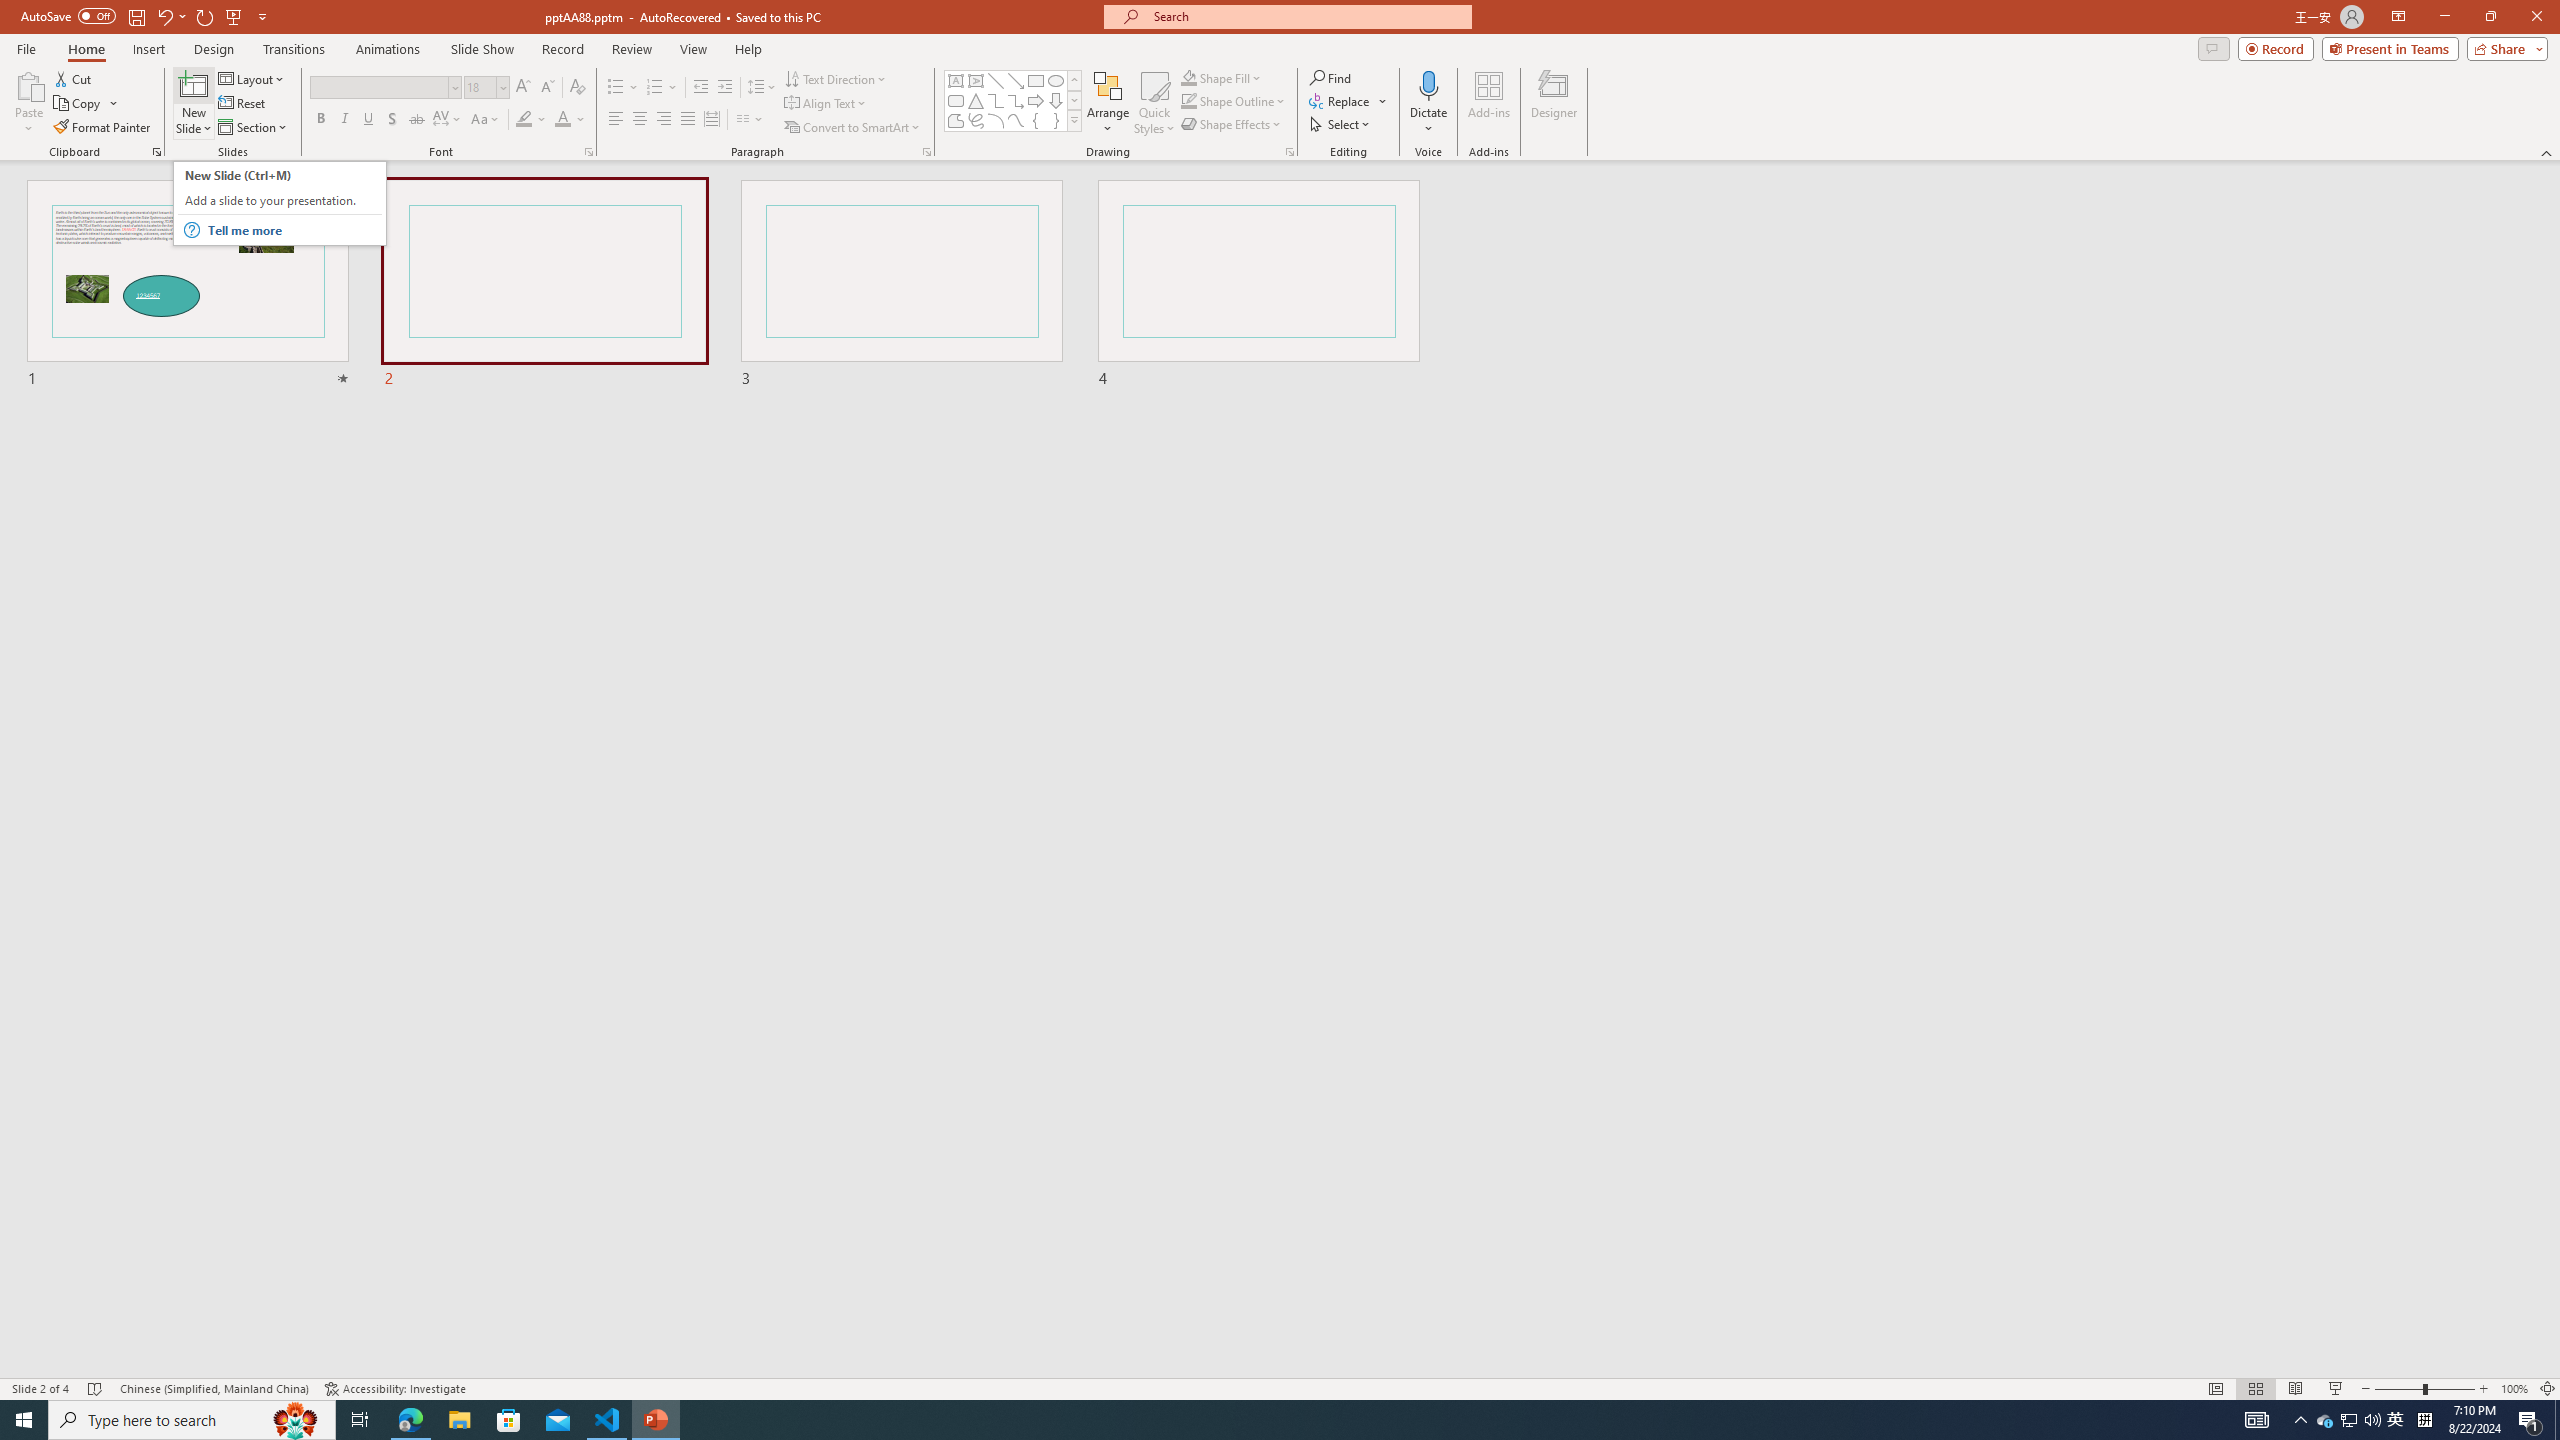 Image resolution: width=2560 pixels, height=1440 pixels. I want to click on 'Shape Outline', so click(1232, 99).